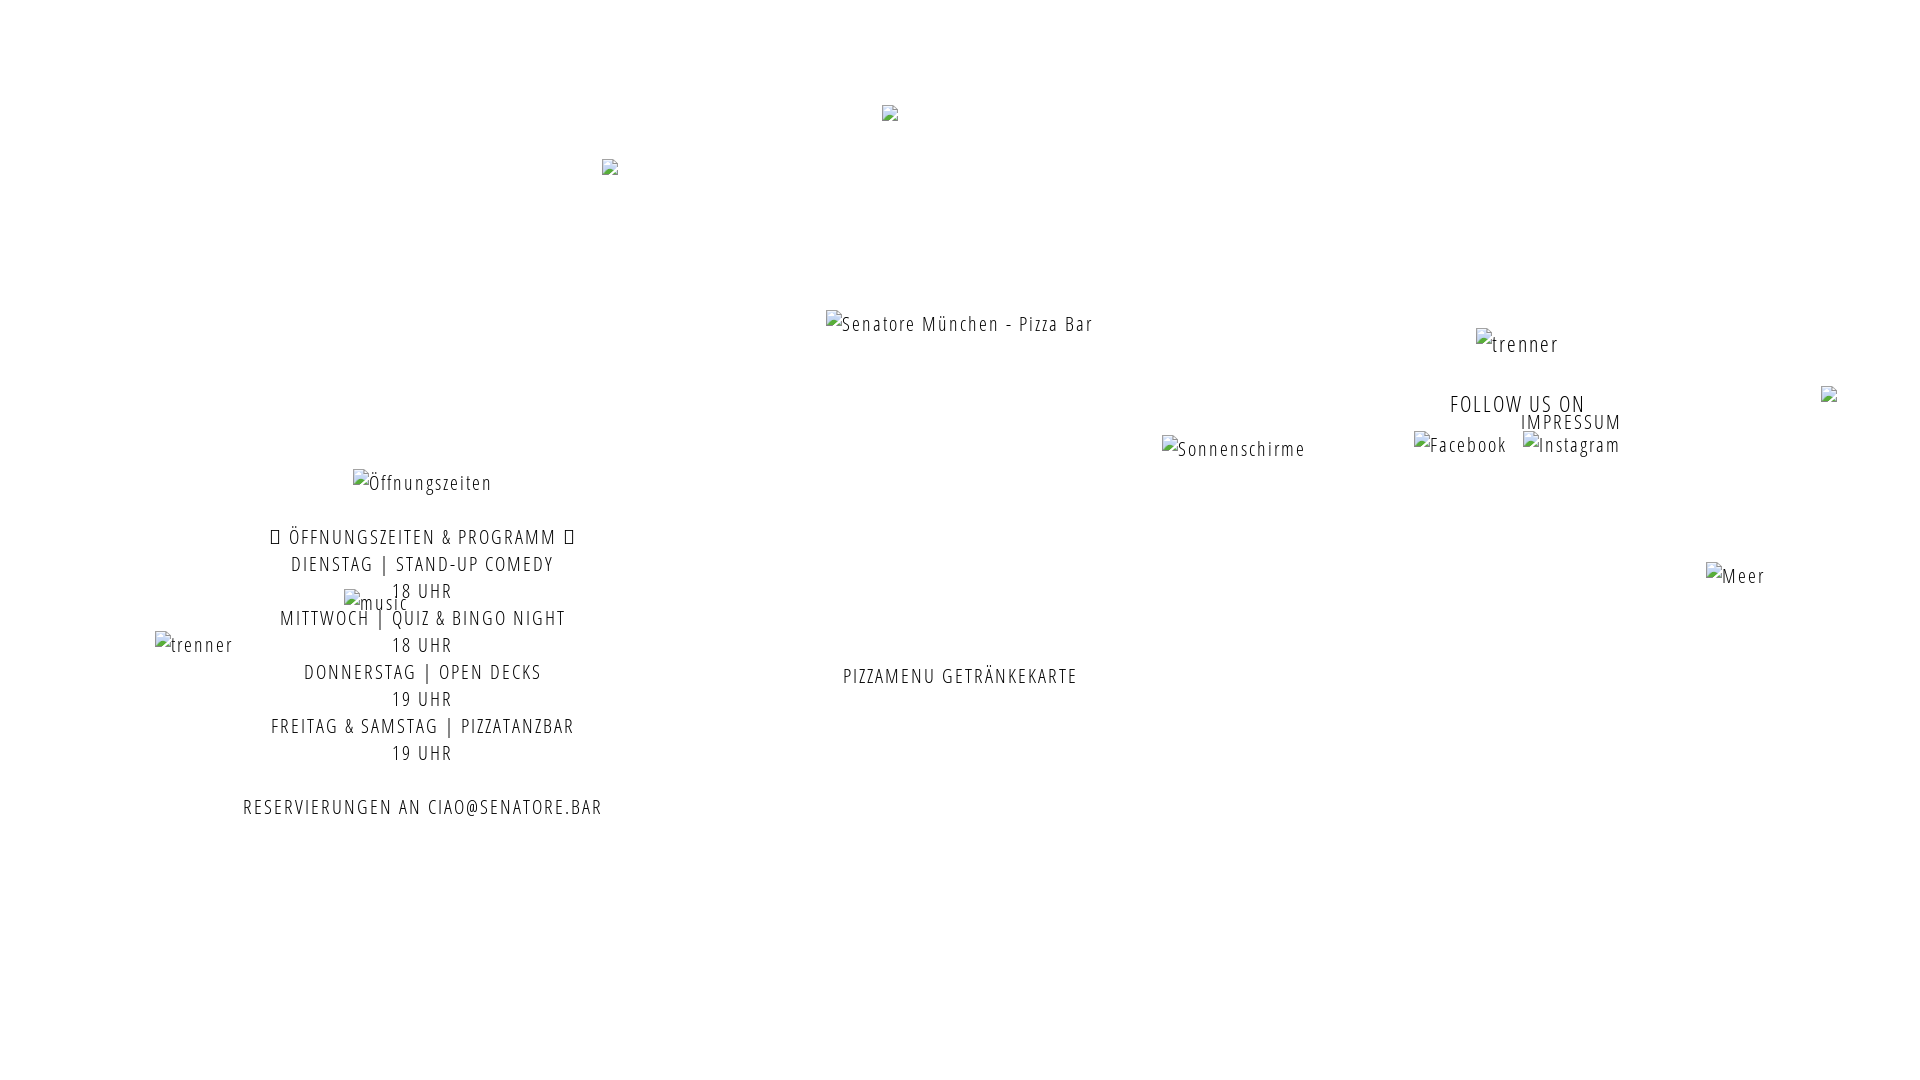  What do you see at coordinates (1570, 420) in the screenshot?
I see `'IMPRESSUM'` at bounding box center [1570, 420].